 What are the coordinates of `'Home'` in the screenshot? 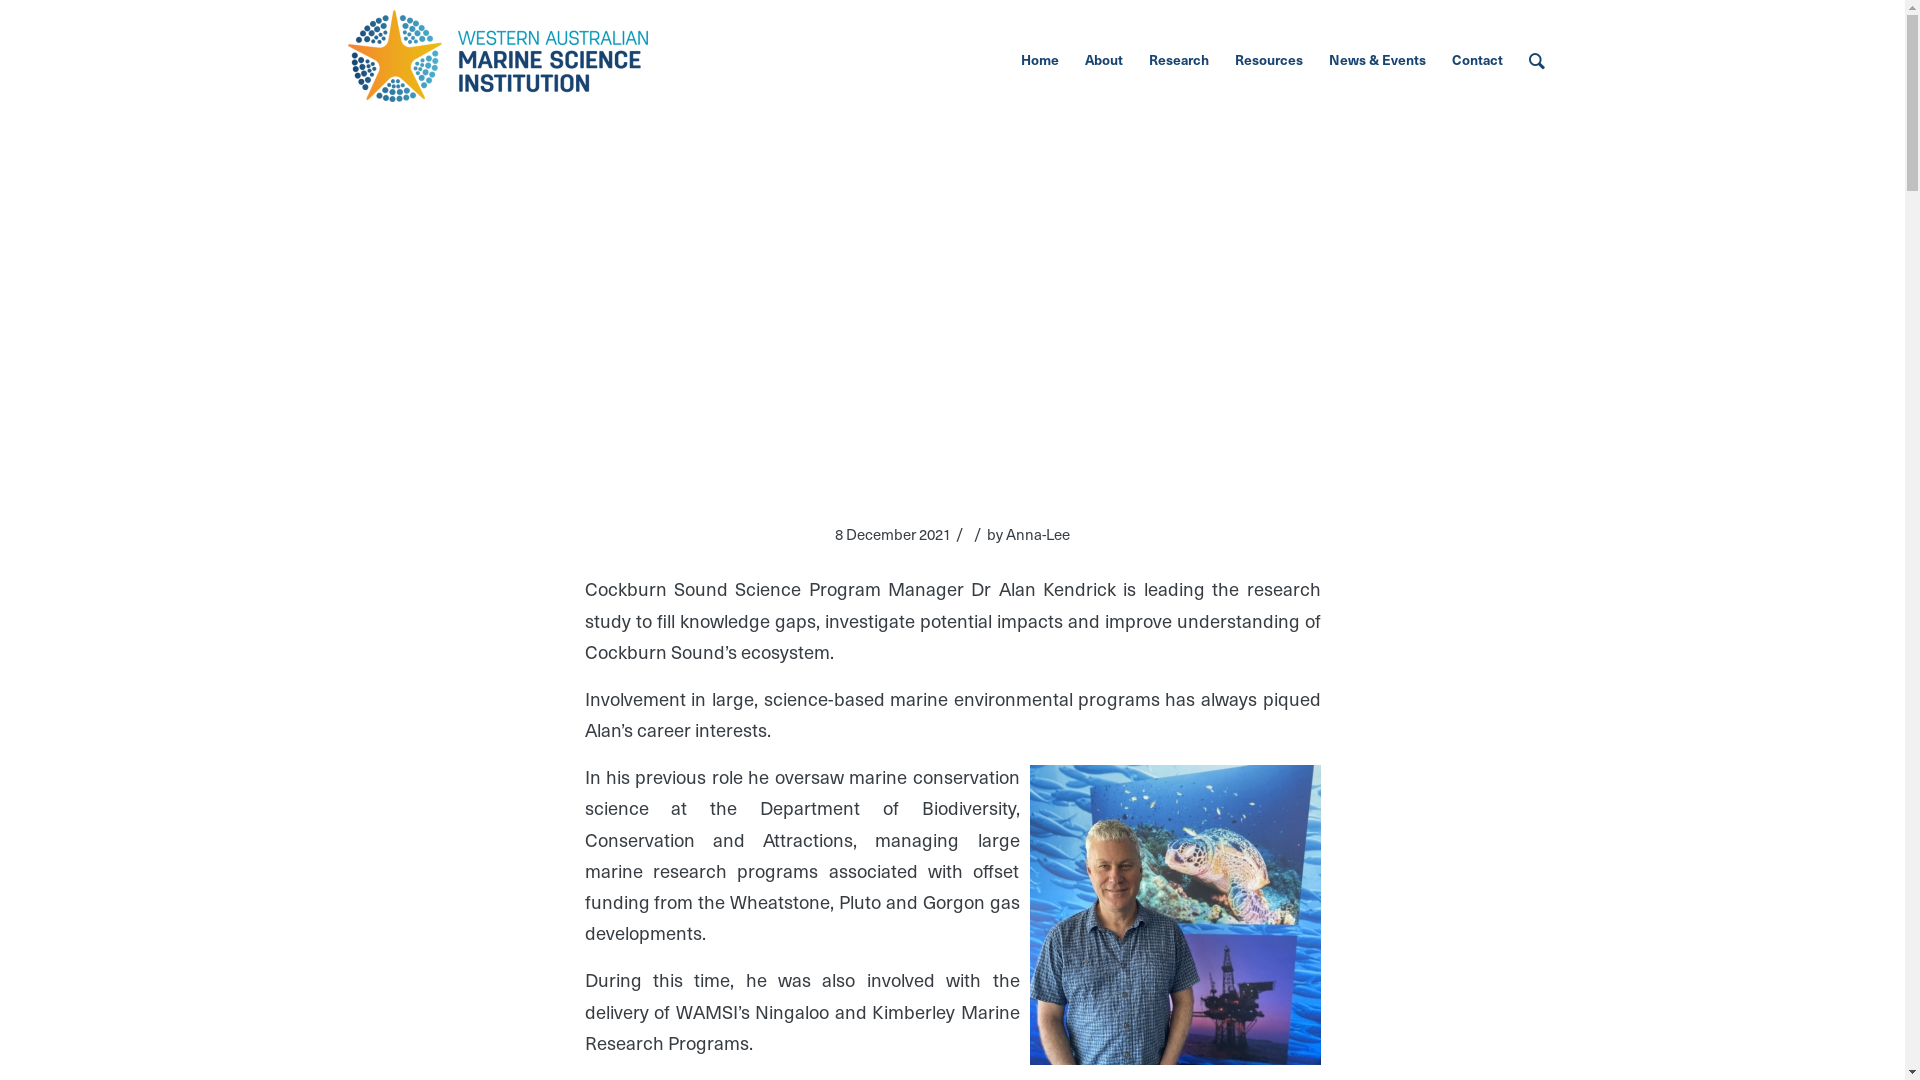 It's located at (1040, 59).